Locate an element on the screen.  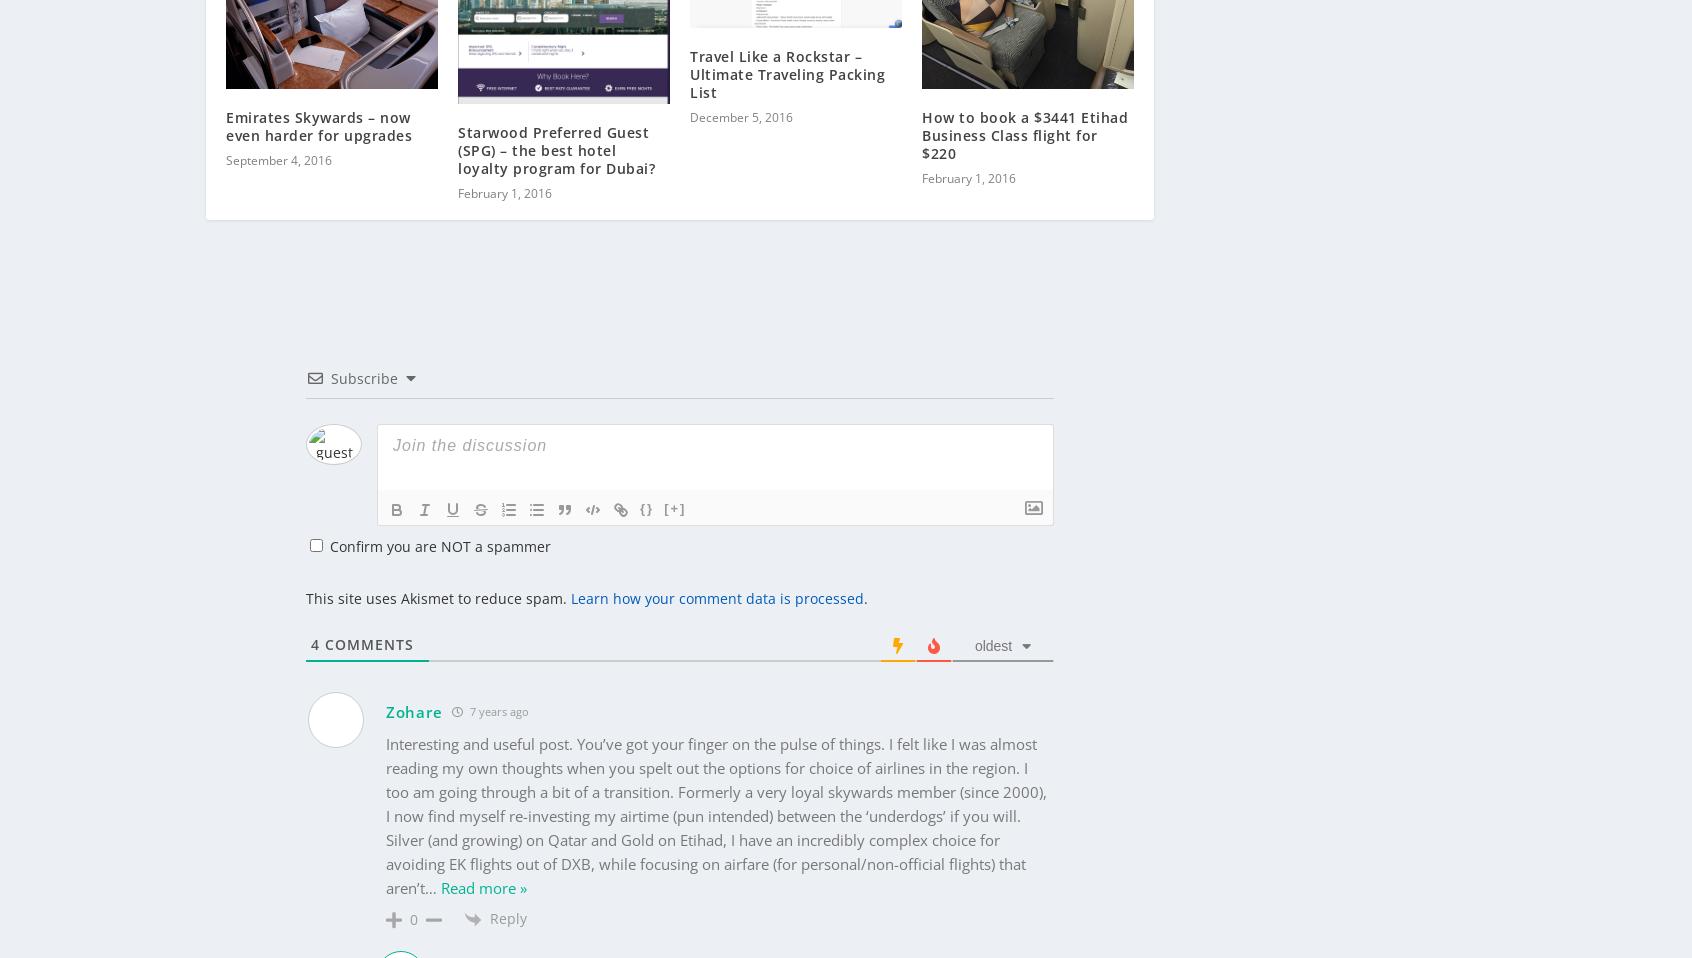
'December 5, 2016' is located at coordinates (740, 85).